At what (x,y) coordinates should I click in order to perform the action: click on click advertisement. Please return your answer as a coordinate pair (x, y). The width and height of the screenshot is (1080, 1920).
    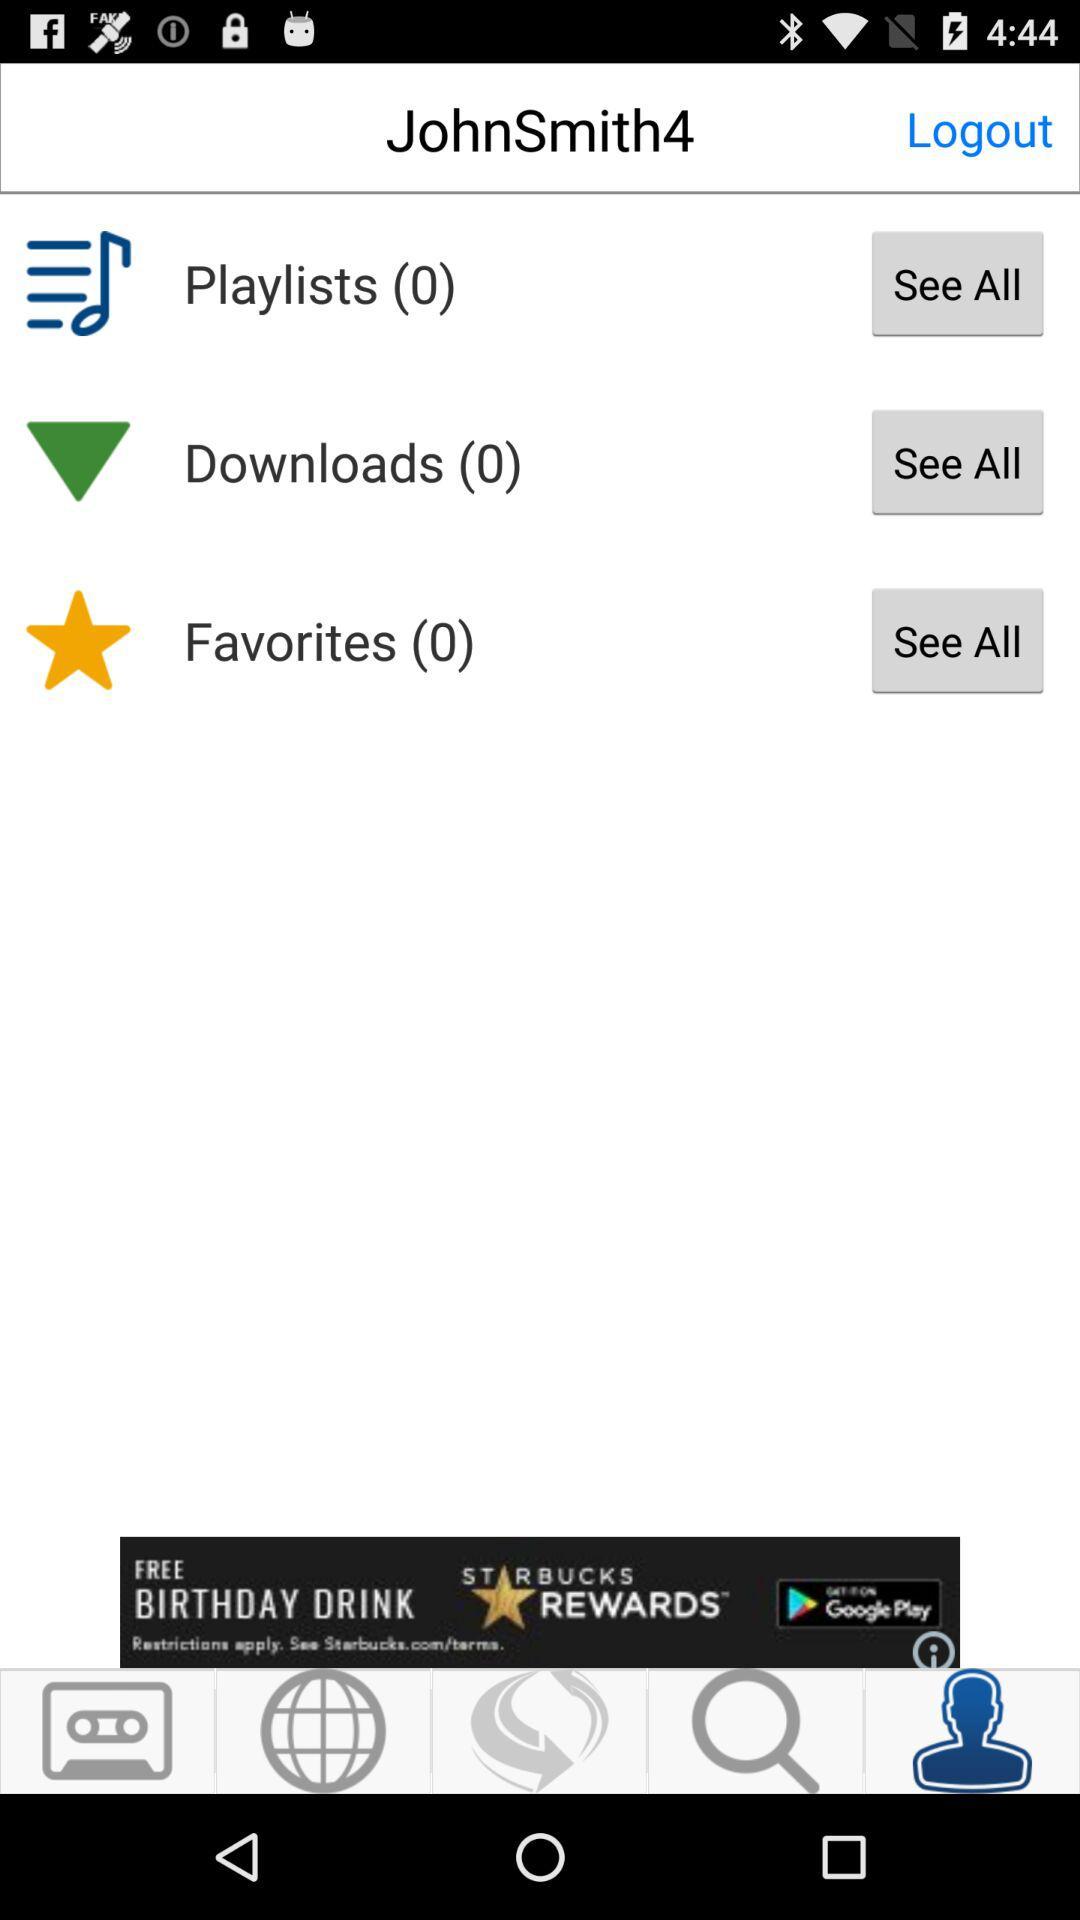
    Looking at the image, I should click on (540, 1602).